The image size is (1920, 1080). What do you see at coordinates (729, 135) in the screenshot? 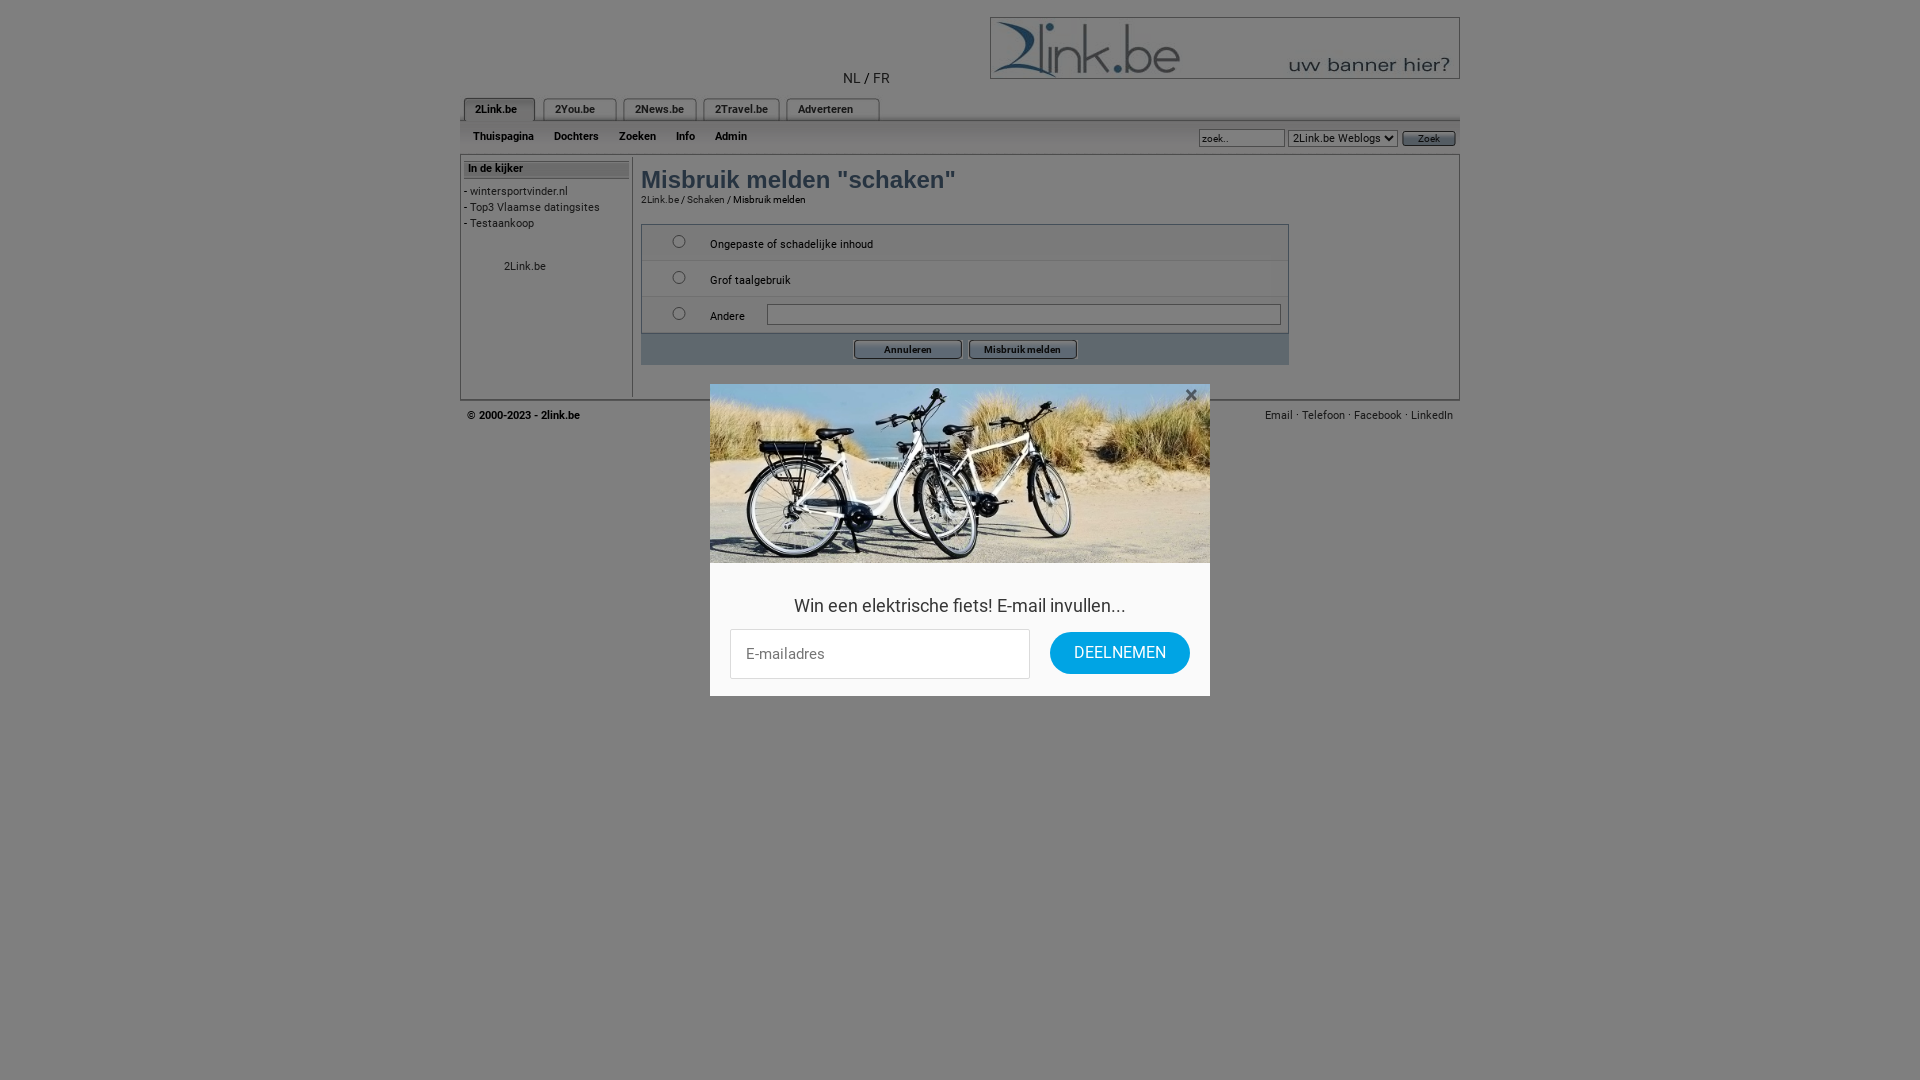
I see `'Admin'` at bounding box center [729, 135].